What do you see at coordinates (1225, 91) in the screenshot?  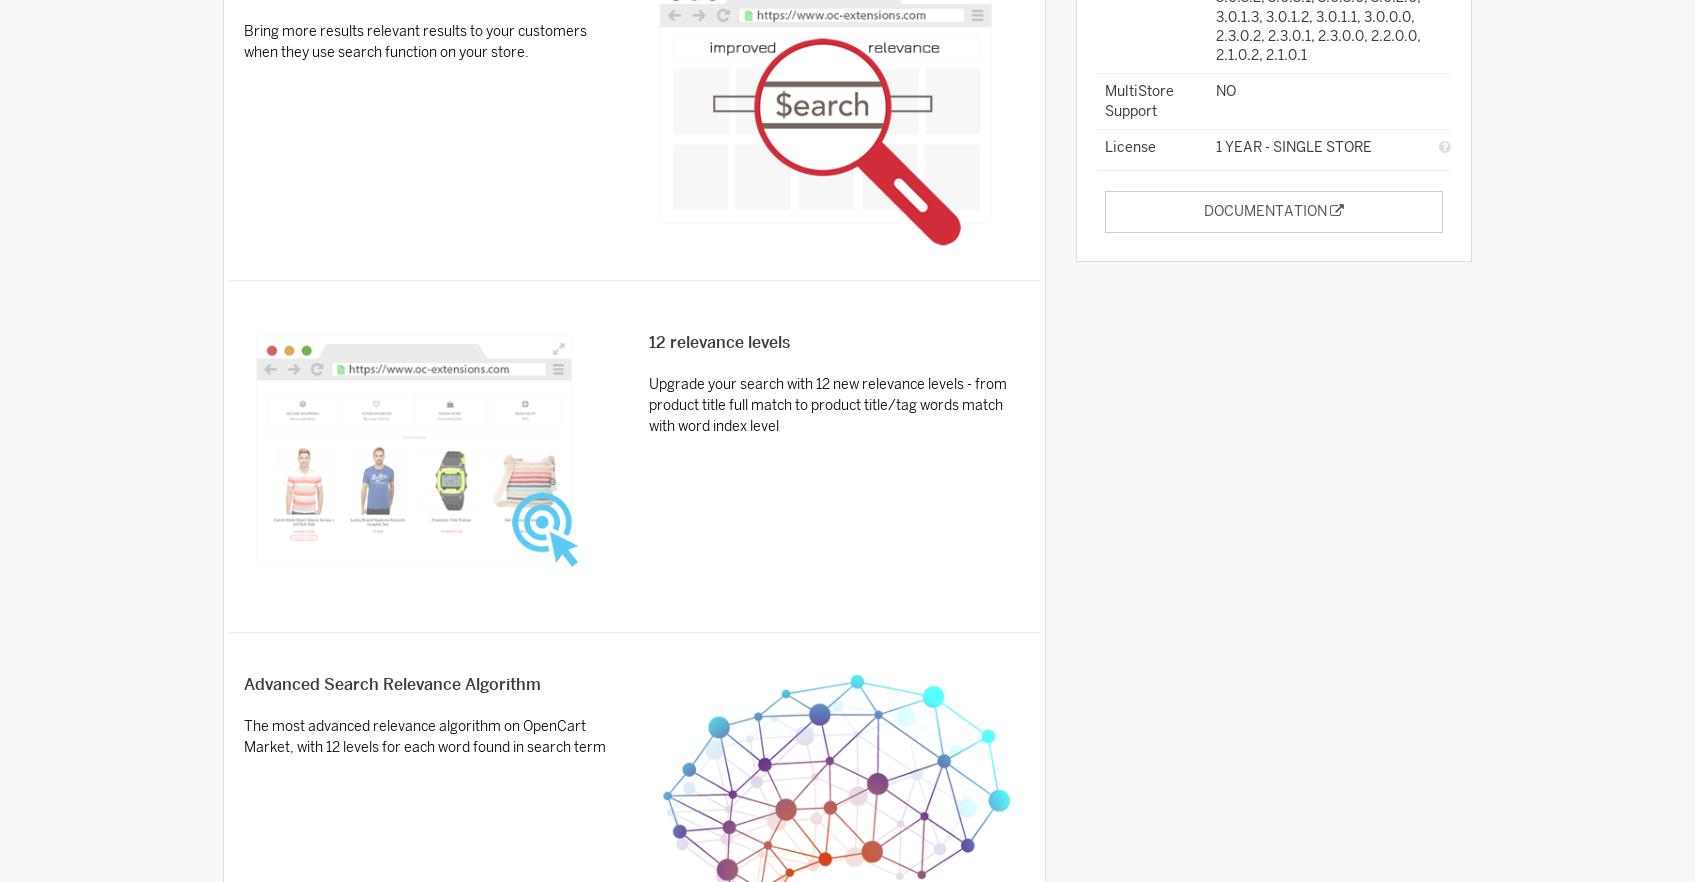 I see `'NO'` at bounding box center [1225, 91].